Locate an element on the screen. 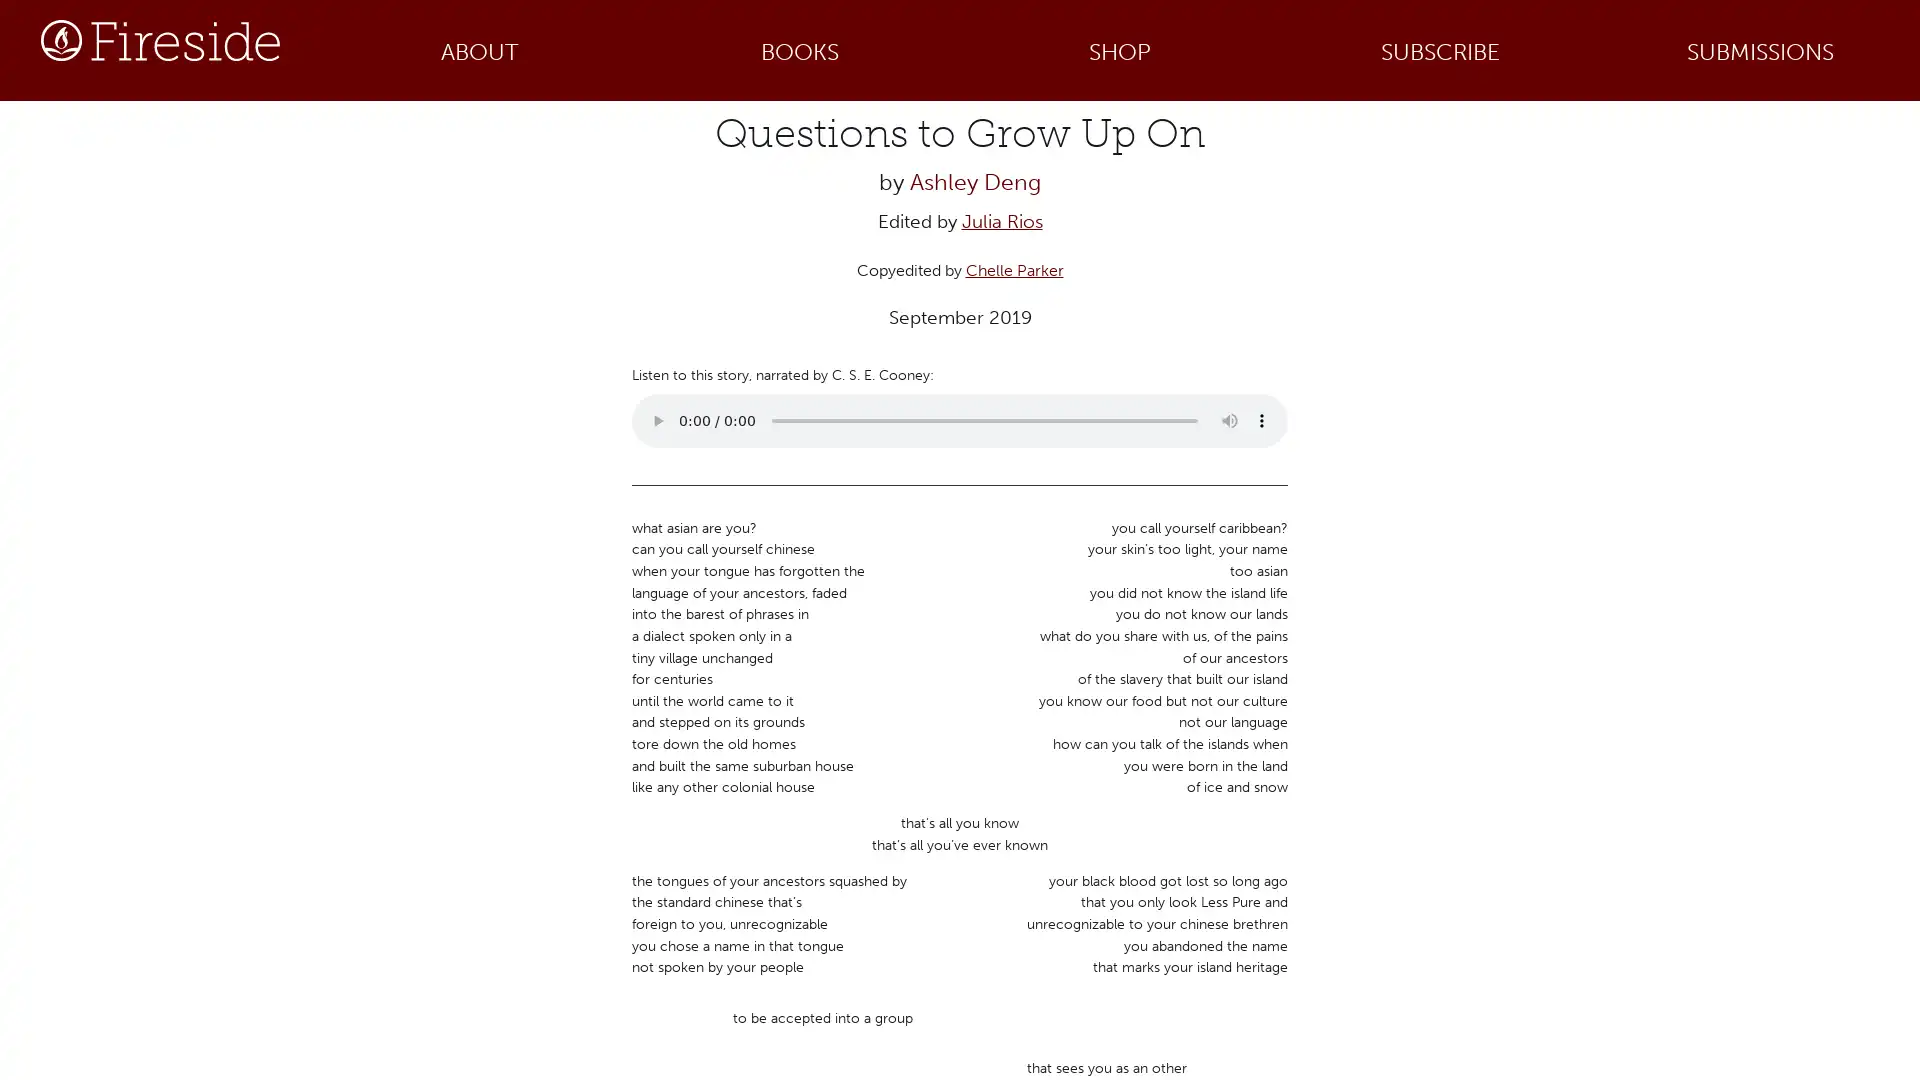  mute is located at coordinates (1228, 419).